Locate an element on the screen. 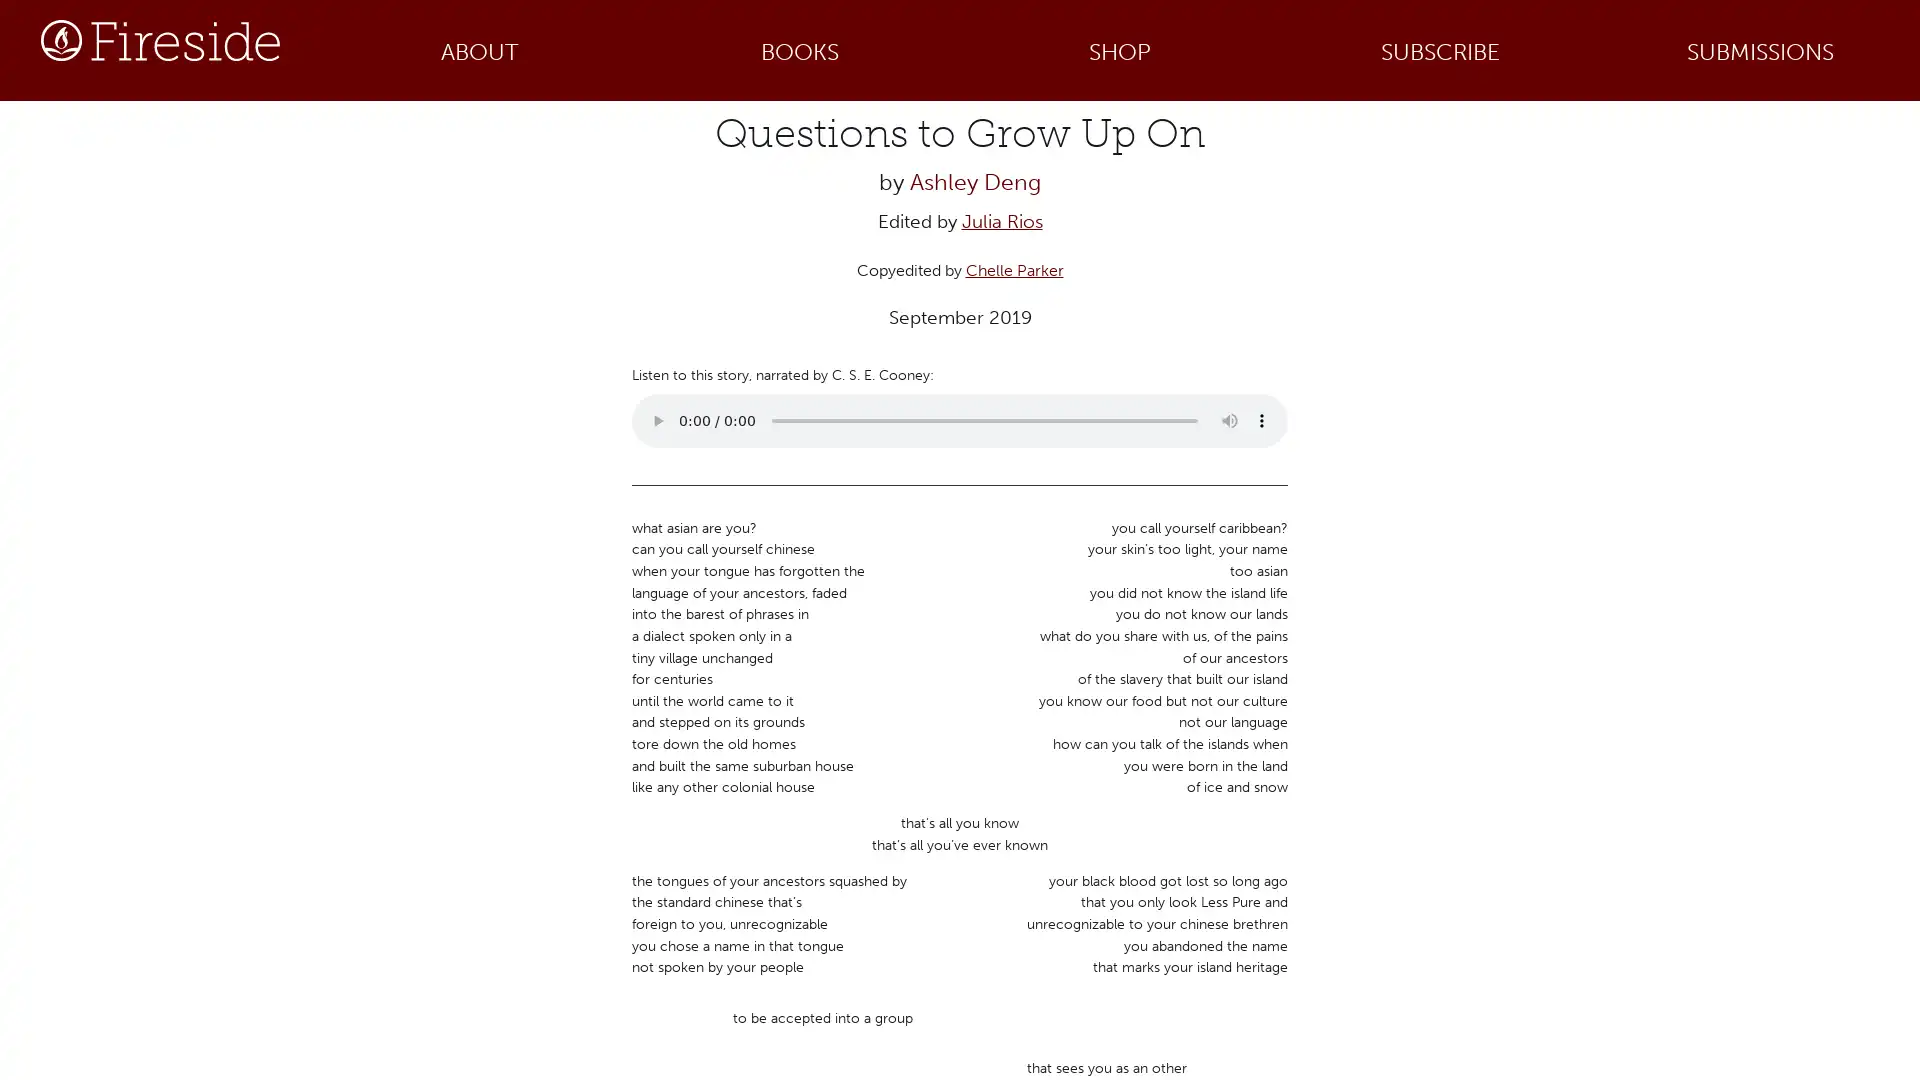  mute is located at coordinates (1228, 419).